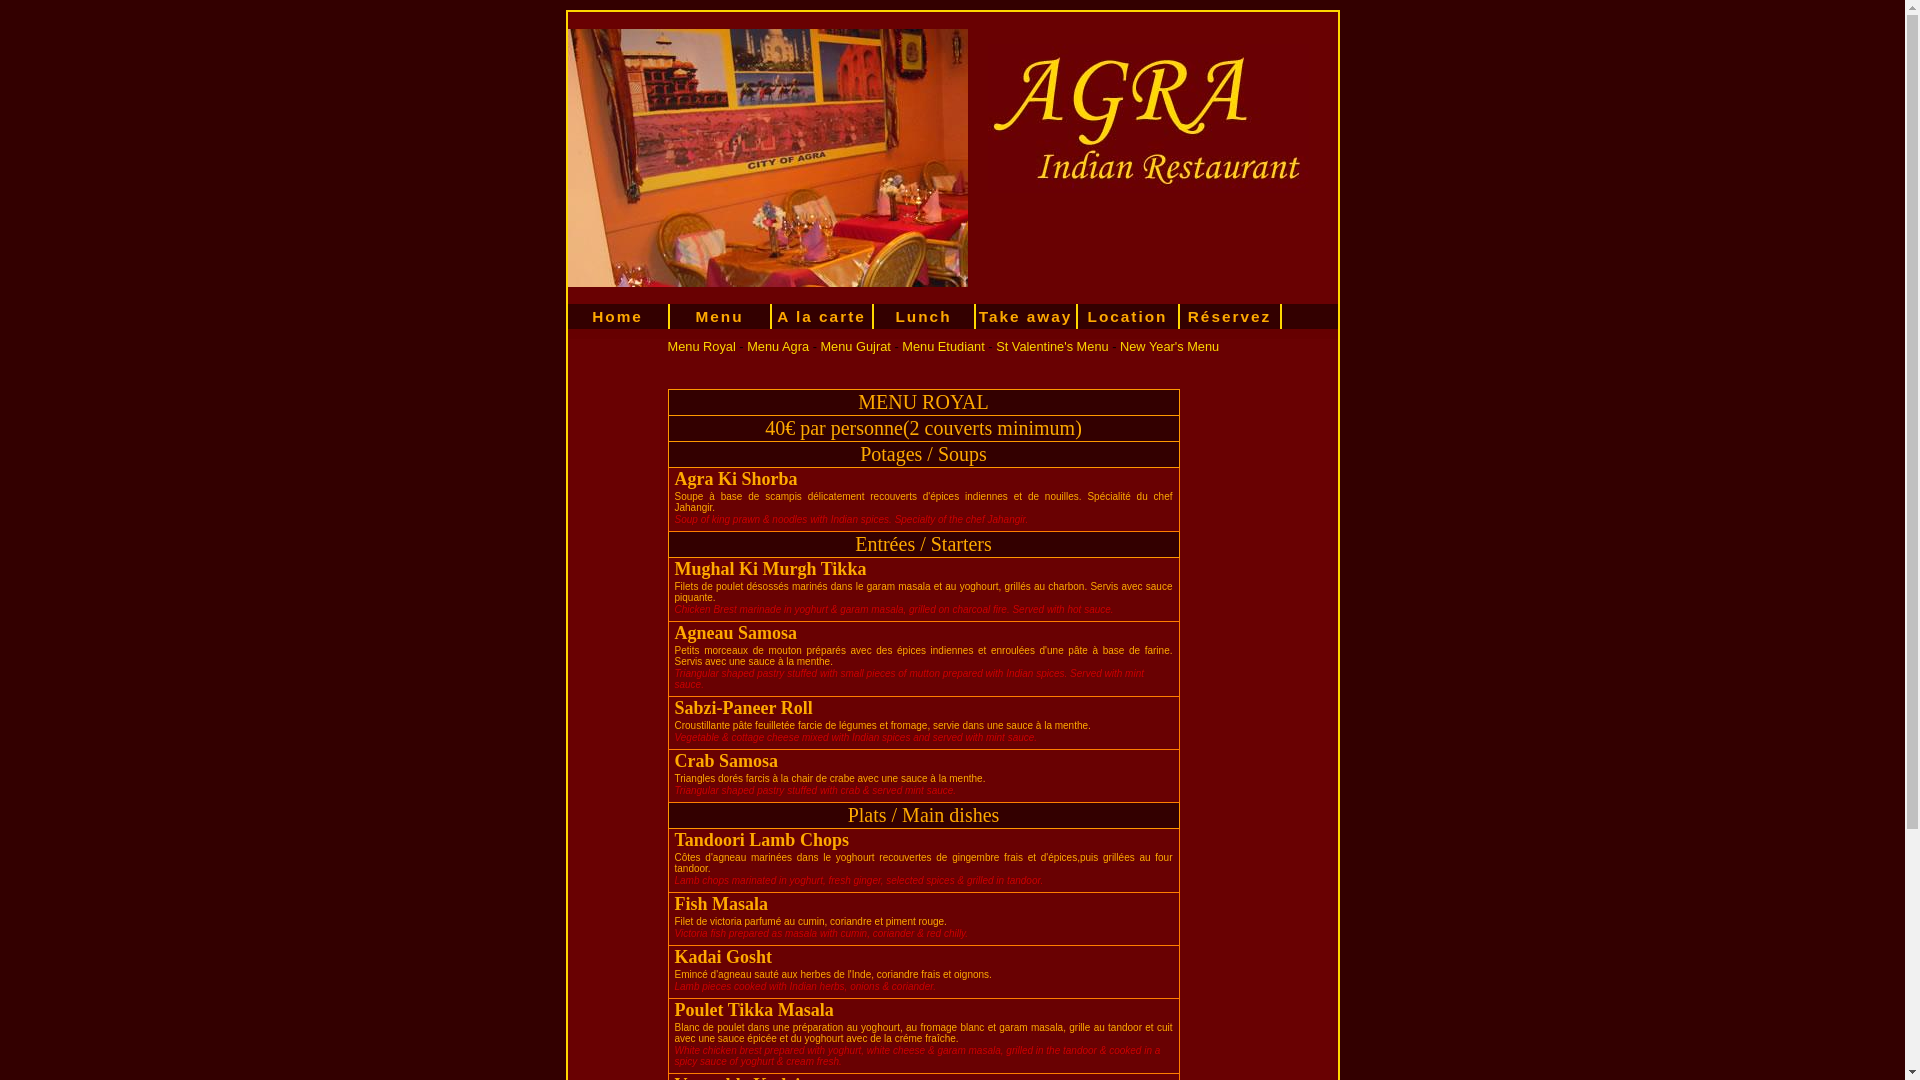 The height and width of the screenshot is (1080, 1920). Describe the element at coordinates (1169, 345) in the screenshot. I see `'New Year's Menu'` at that location.